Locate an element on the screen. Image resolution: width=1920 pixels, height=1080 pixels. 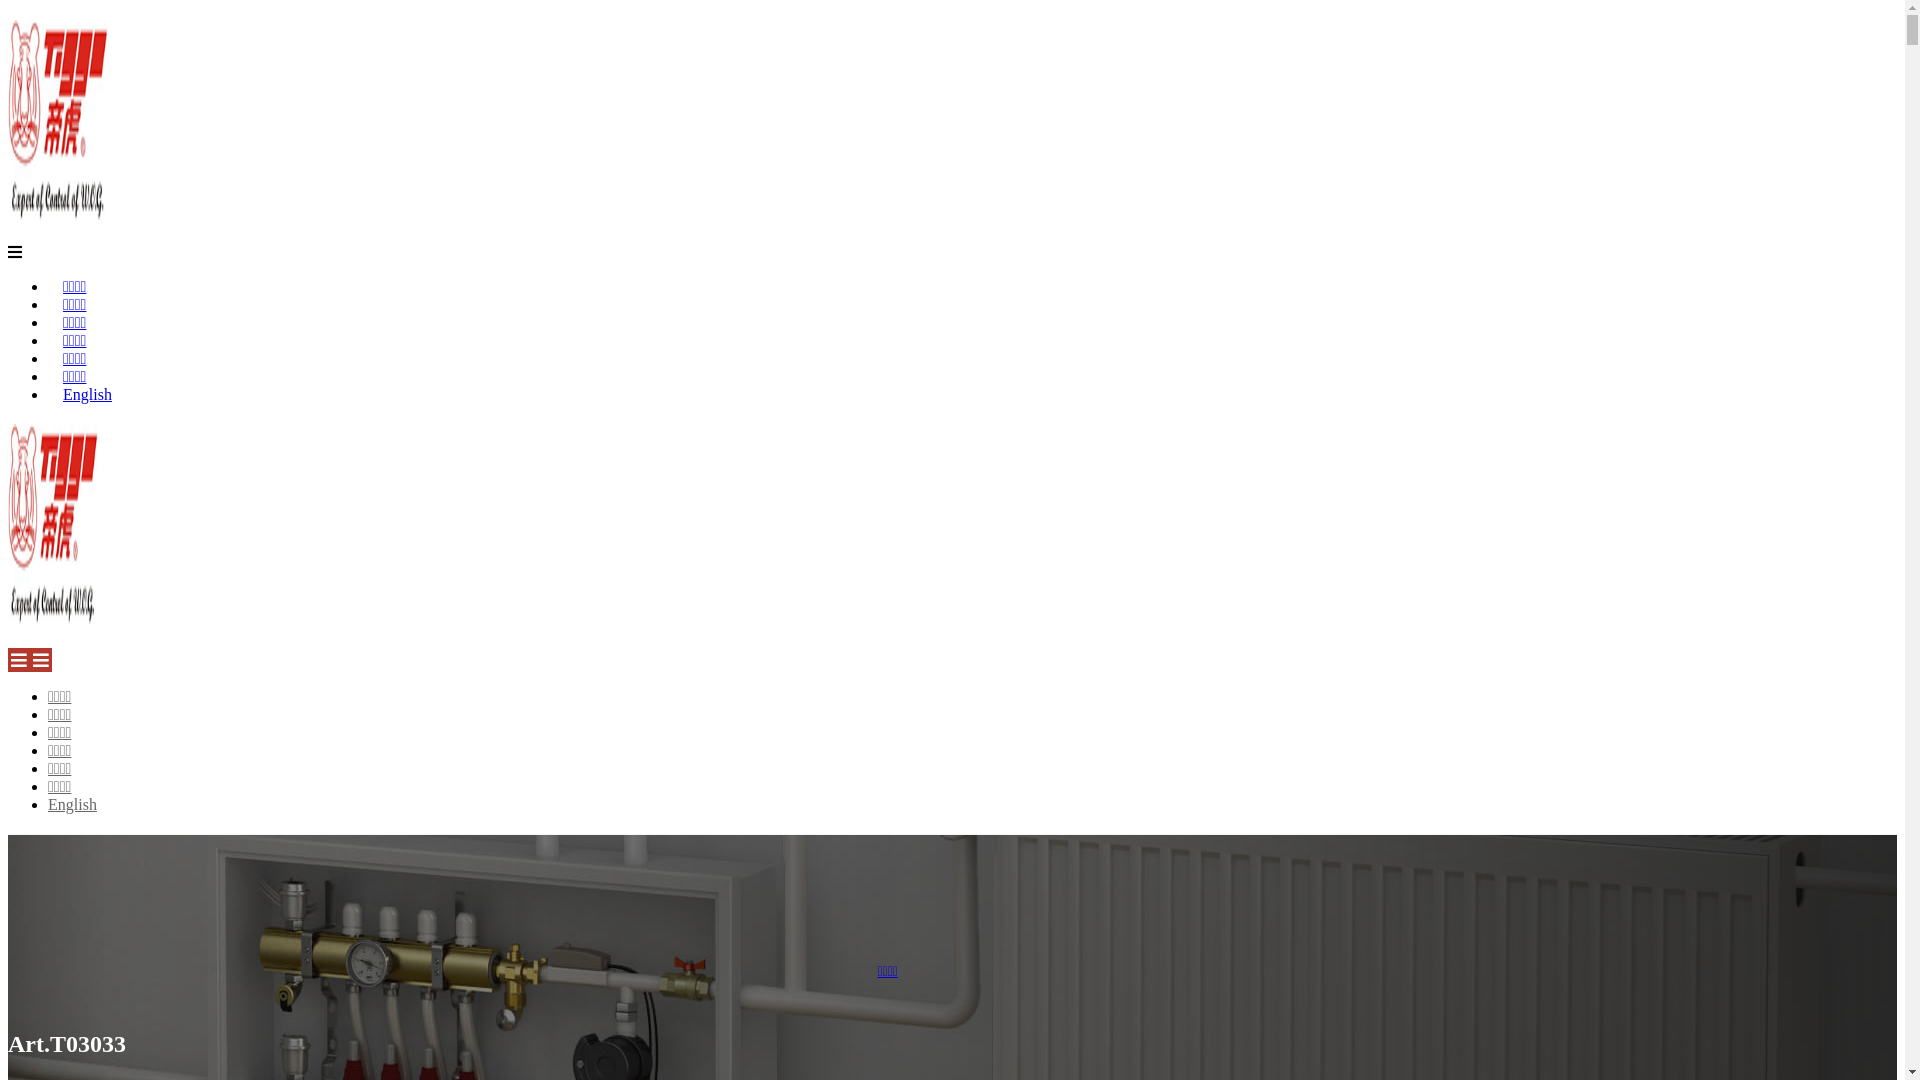
'English' is located at coordinates (86, 394).